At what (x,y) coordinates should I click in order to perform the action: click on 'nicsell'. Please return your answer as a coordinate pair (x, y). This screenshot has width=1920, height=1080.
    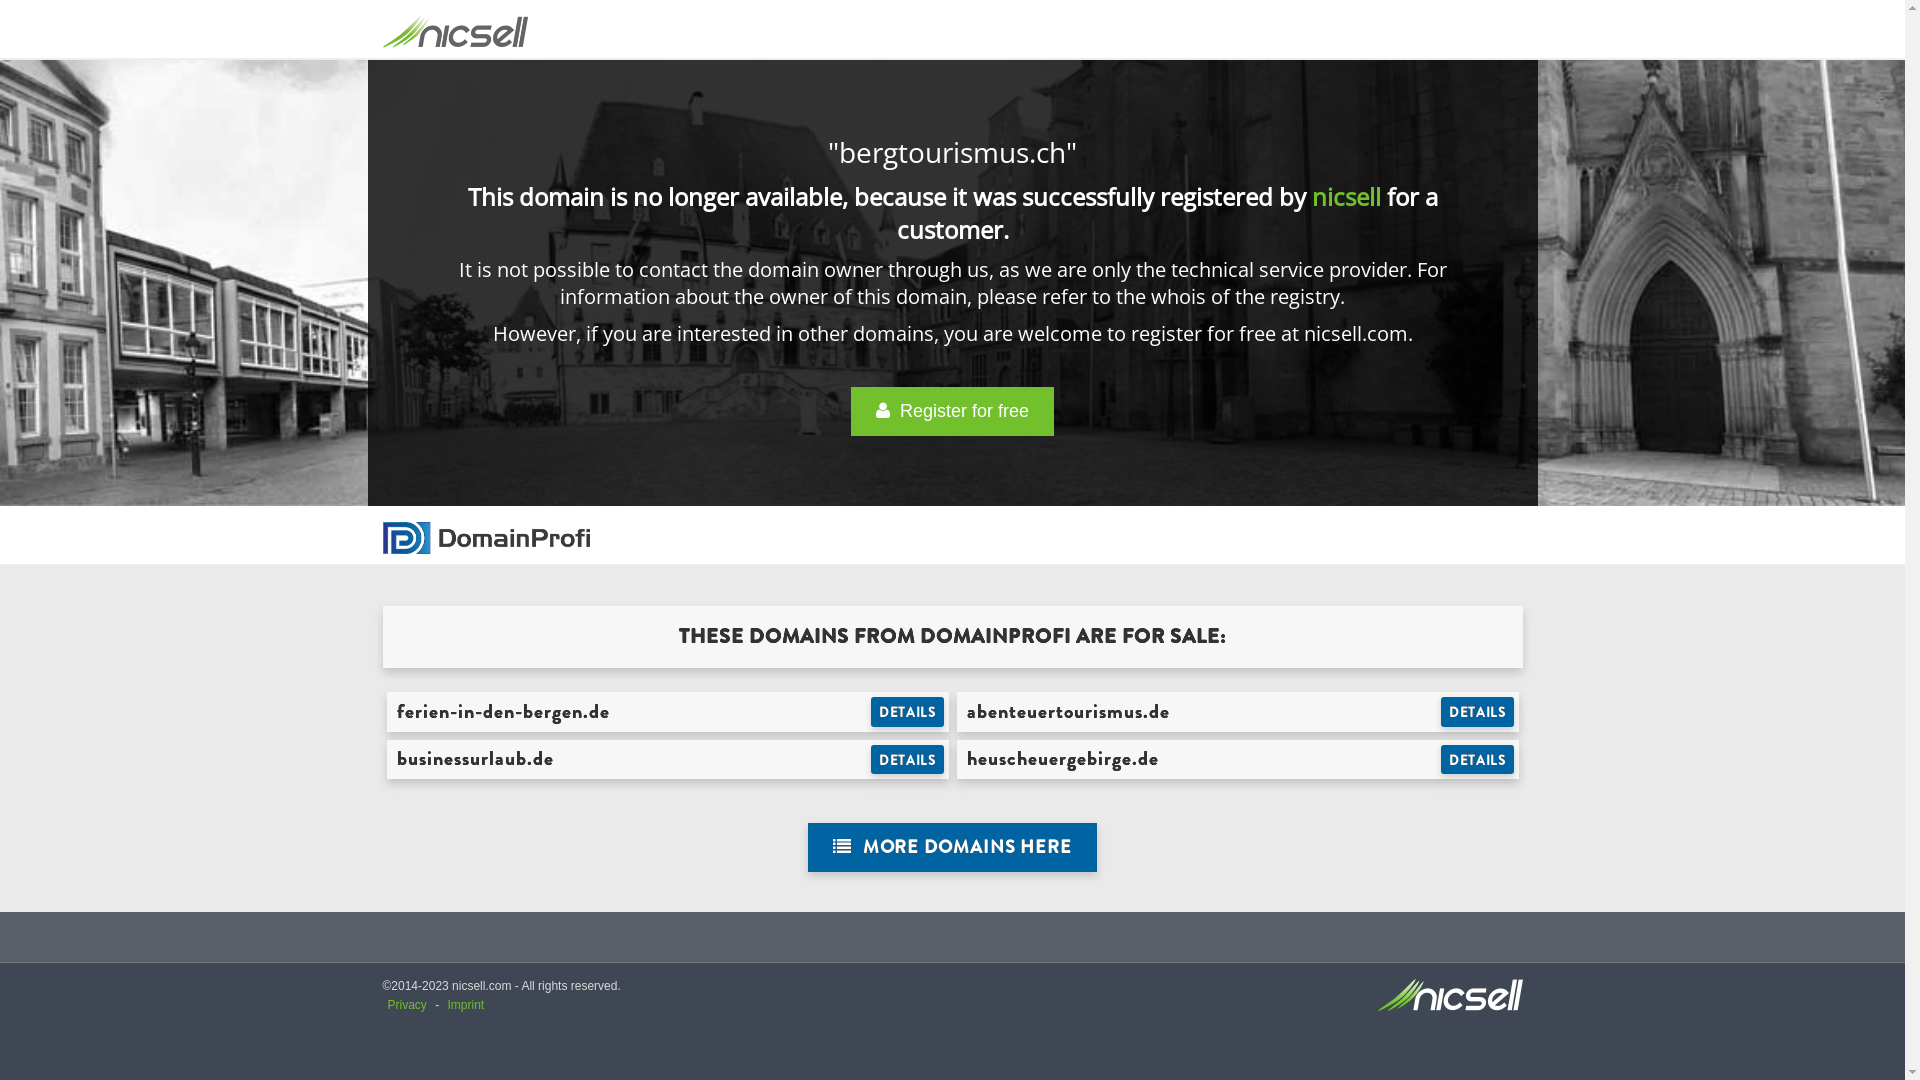
    Looking at the image, I should click on (1346, 196).